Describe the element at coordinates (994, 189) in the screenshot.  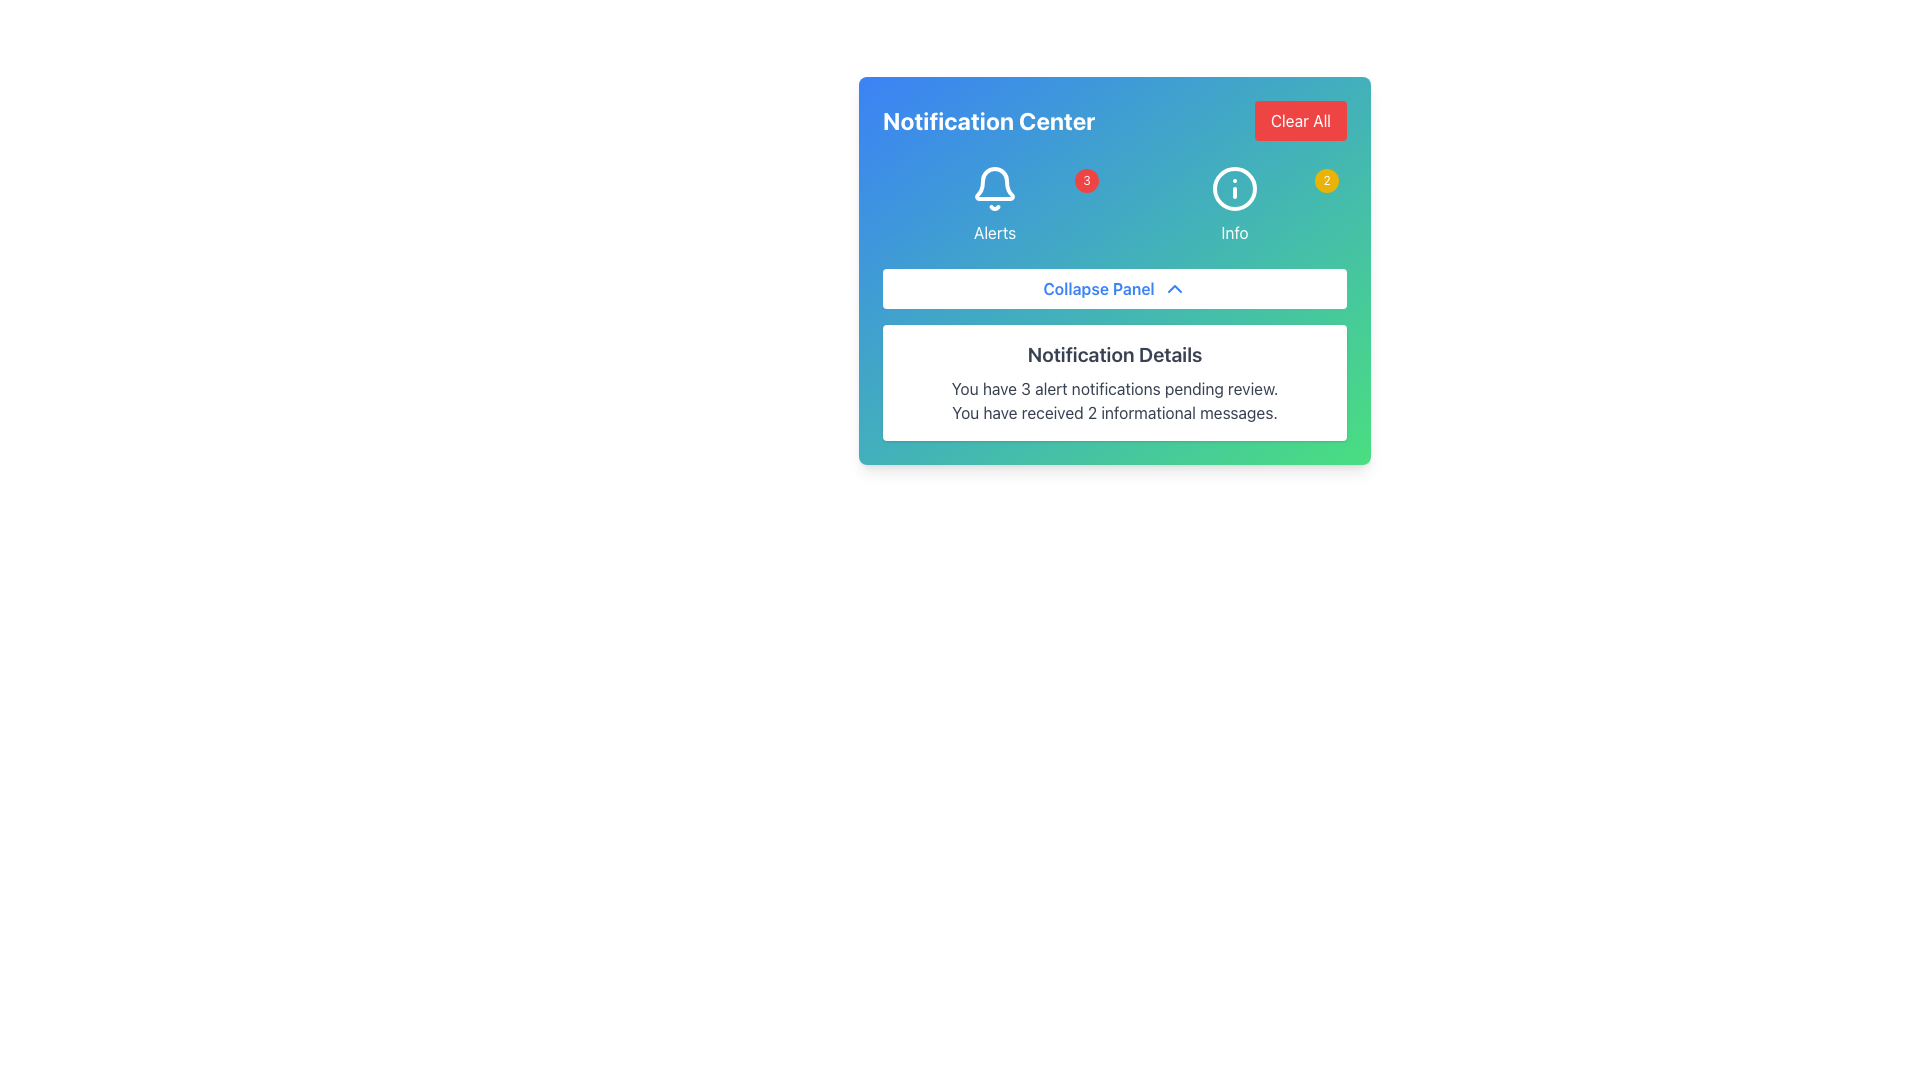
I see `the bell icon with a white outline and filled center in the 'Alerts' section of the 'Notification Center'` at that location.